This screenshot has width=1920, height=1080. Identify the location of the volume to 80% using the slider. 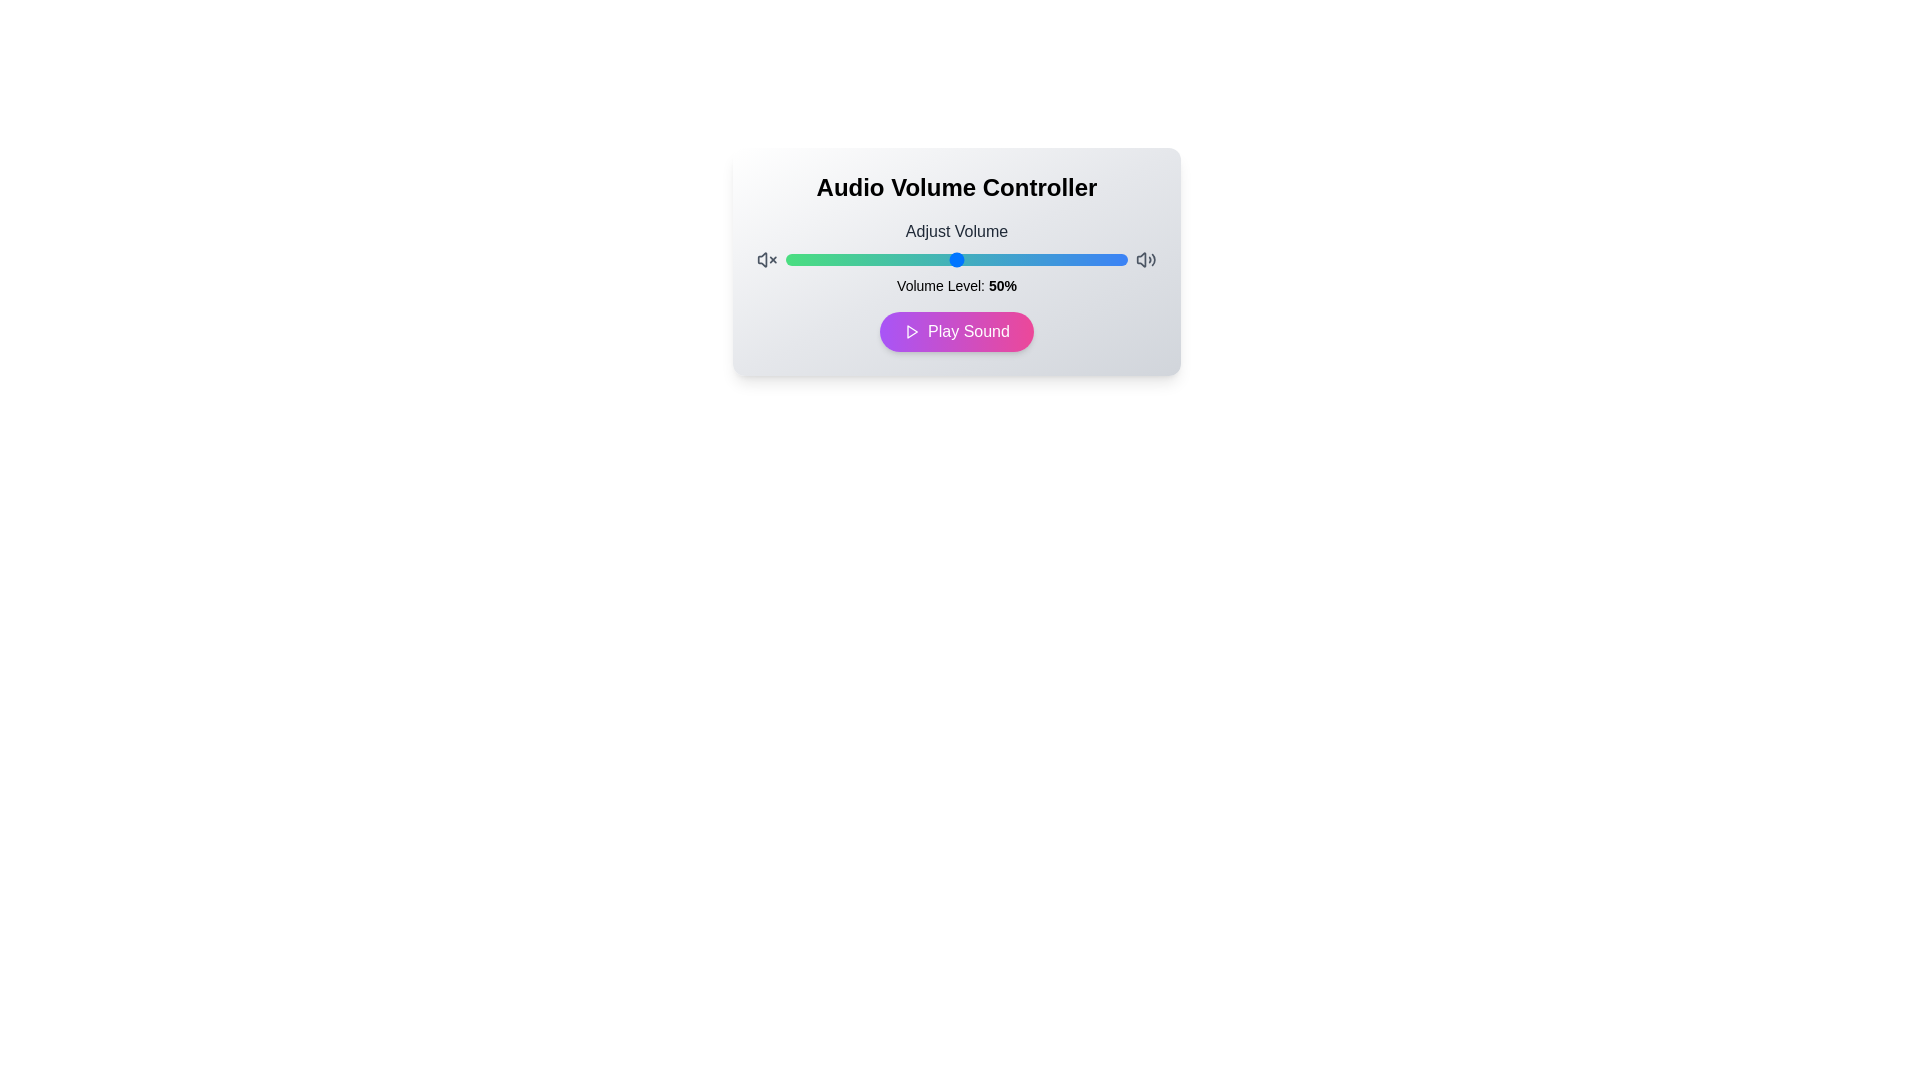
(1058, 258).